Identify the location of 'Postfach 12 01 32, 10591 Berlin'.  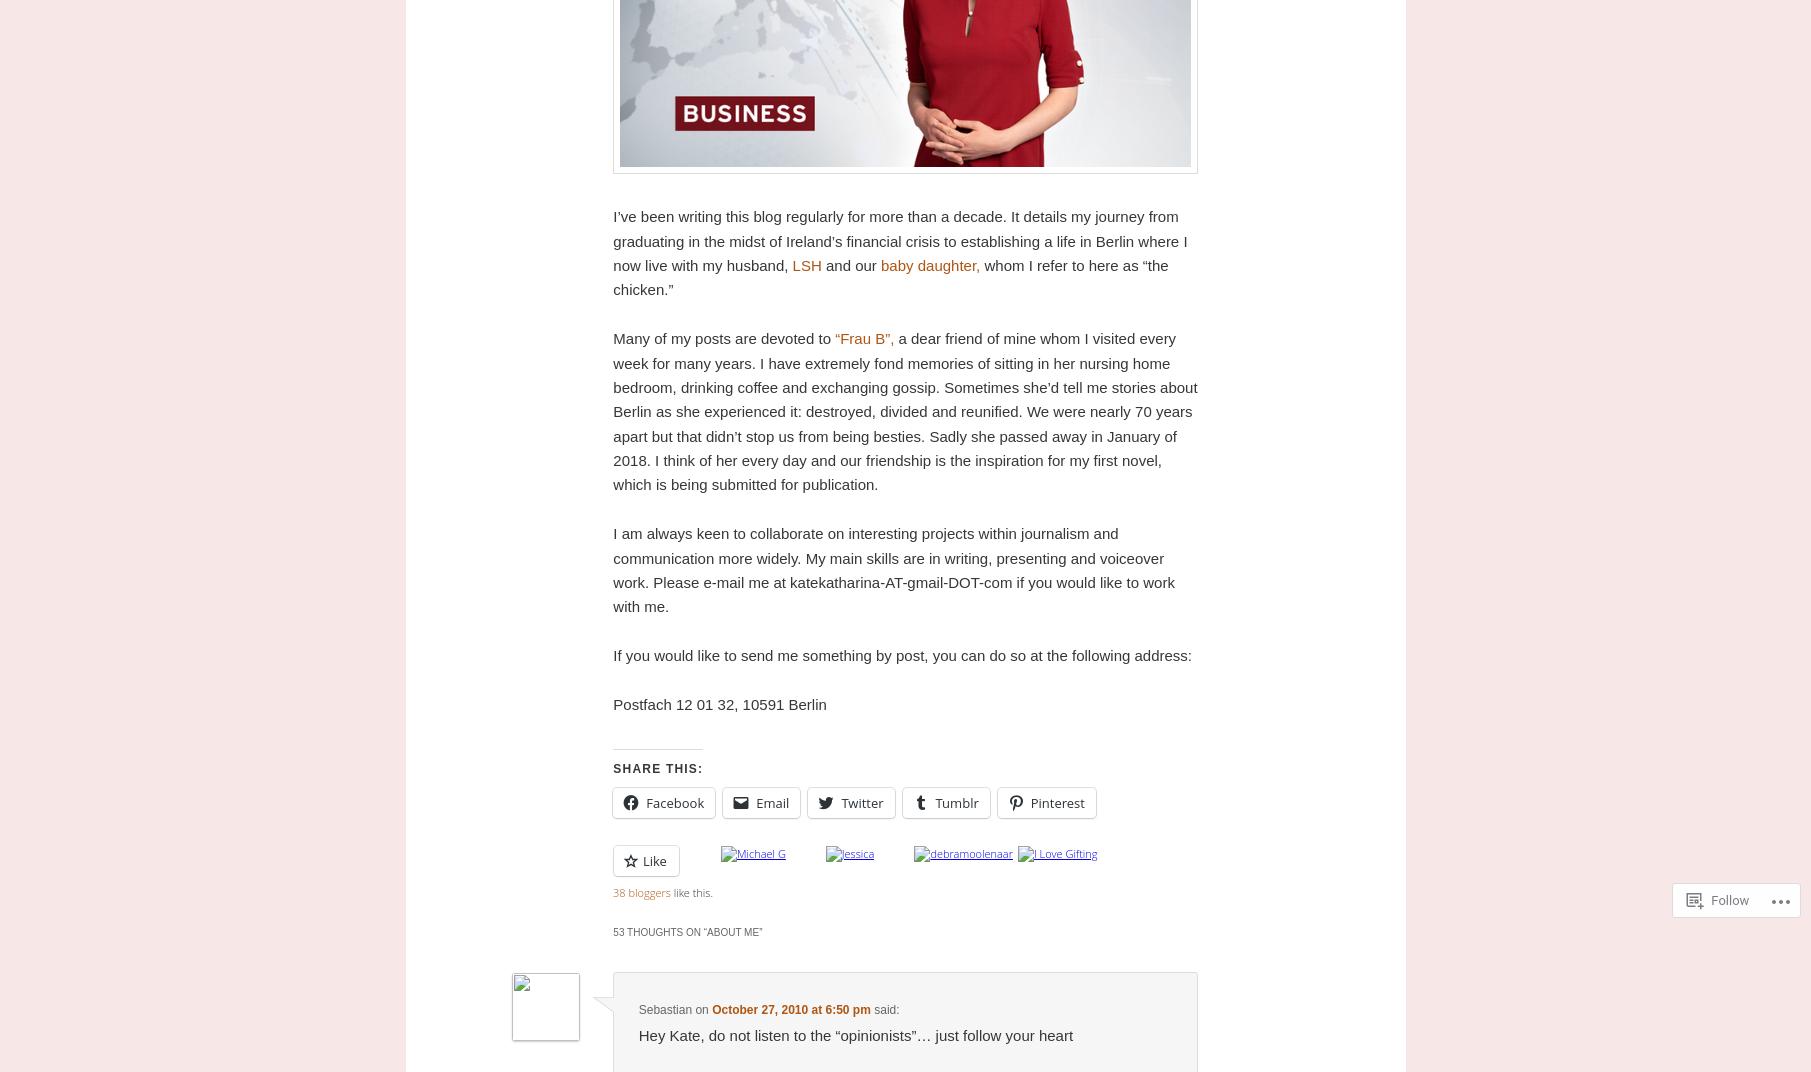
(718, 702).